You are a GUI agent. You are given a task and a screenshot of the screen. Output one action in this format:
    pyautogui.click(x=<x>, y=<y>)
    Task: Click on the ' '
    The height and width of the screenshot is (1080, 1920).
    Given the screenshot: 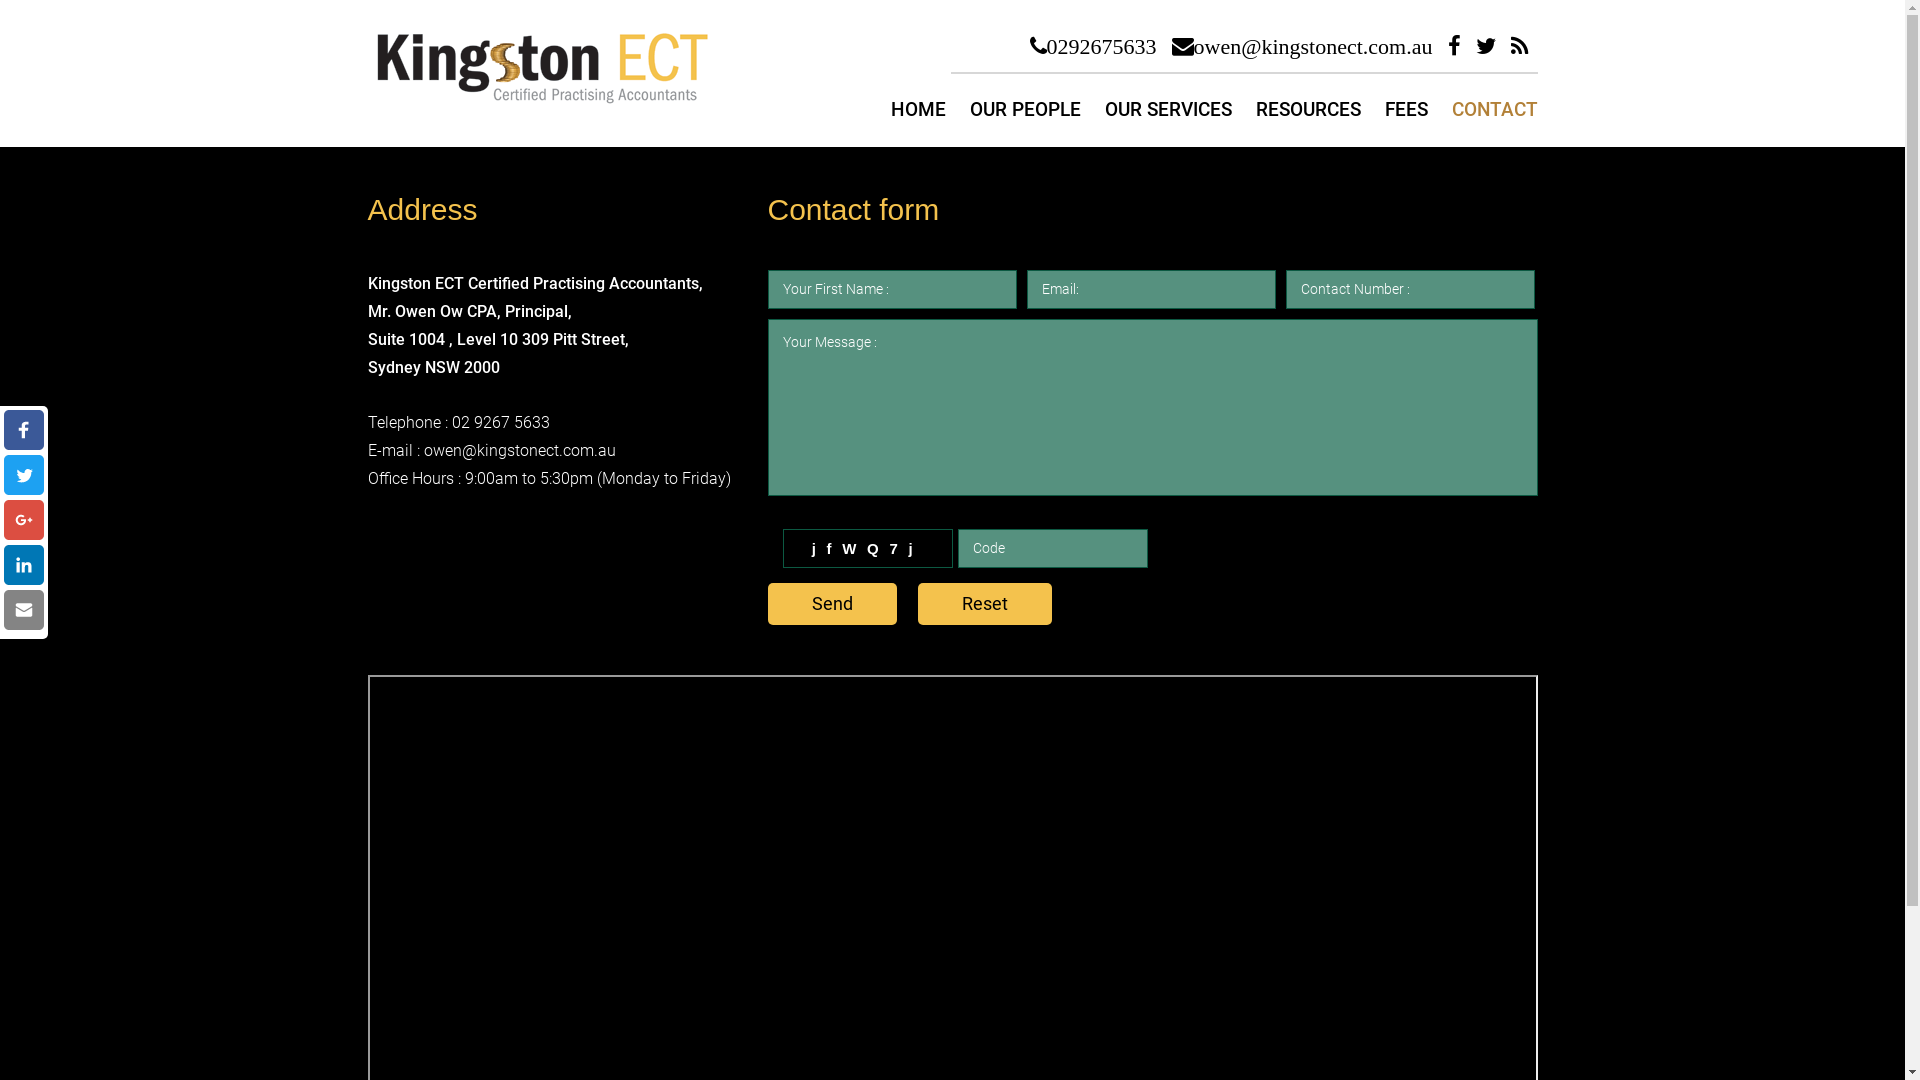 What is the action you would take?
    pyautogui.click(x=24, y=564)
    